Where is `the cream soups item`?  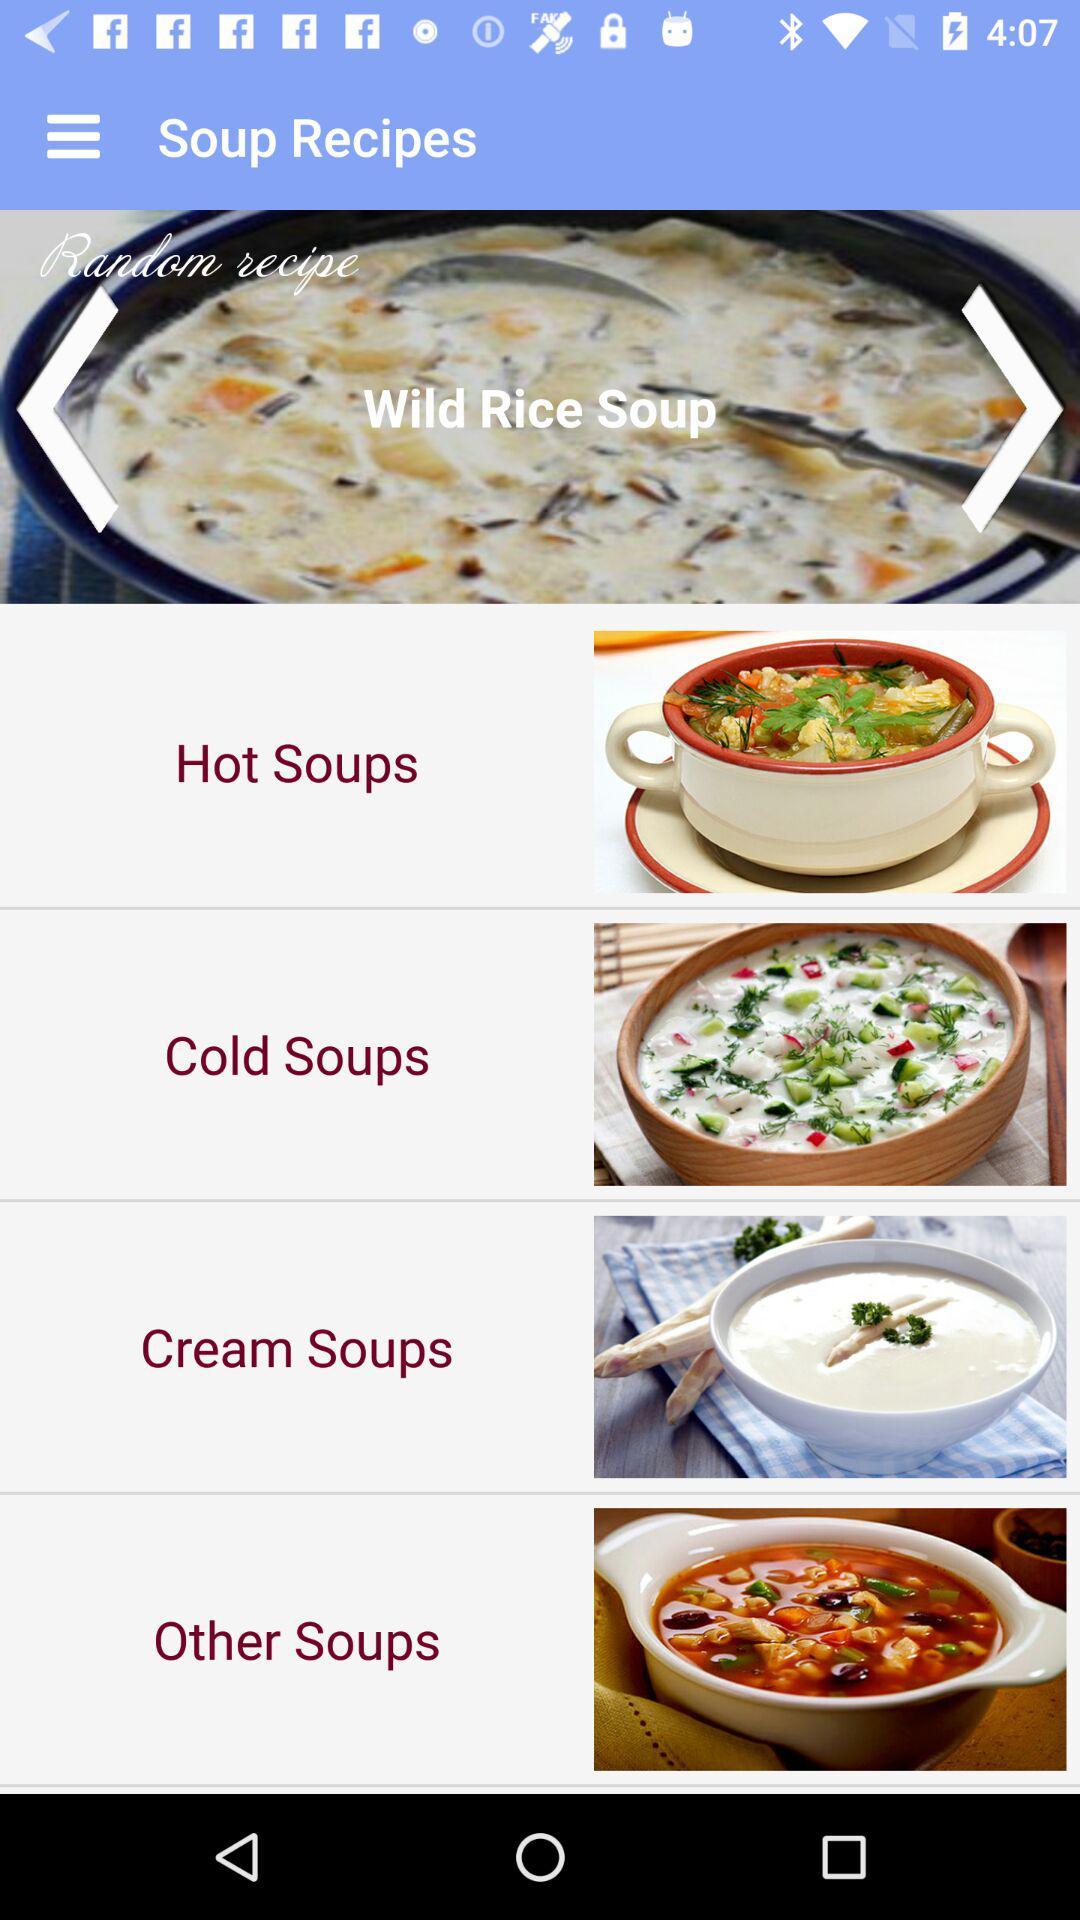 the cream soups item is located at coordinates (297, 1346).